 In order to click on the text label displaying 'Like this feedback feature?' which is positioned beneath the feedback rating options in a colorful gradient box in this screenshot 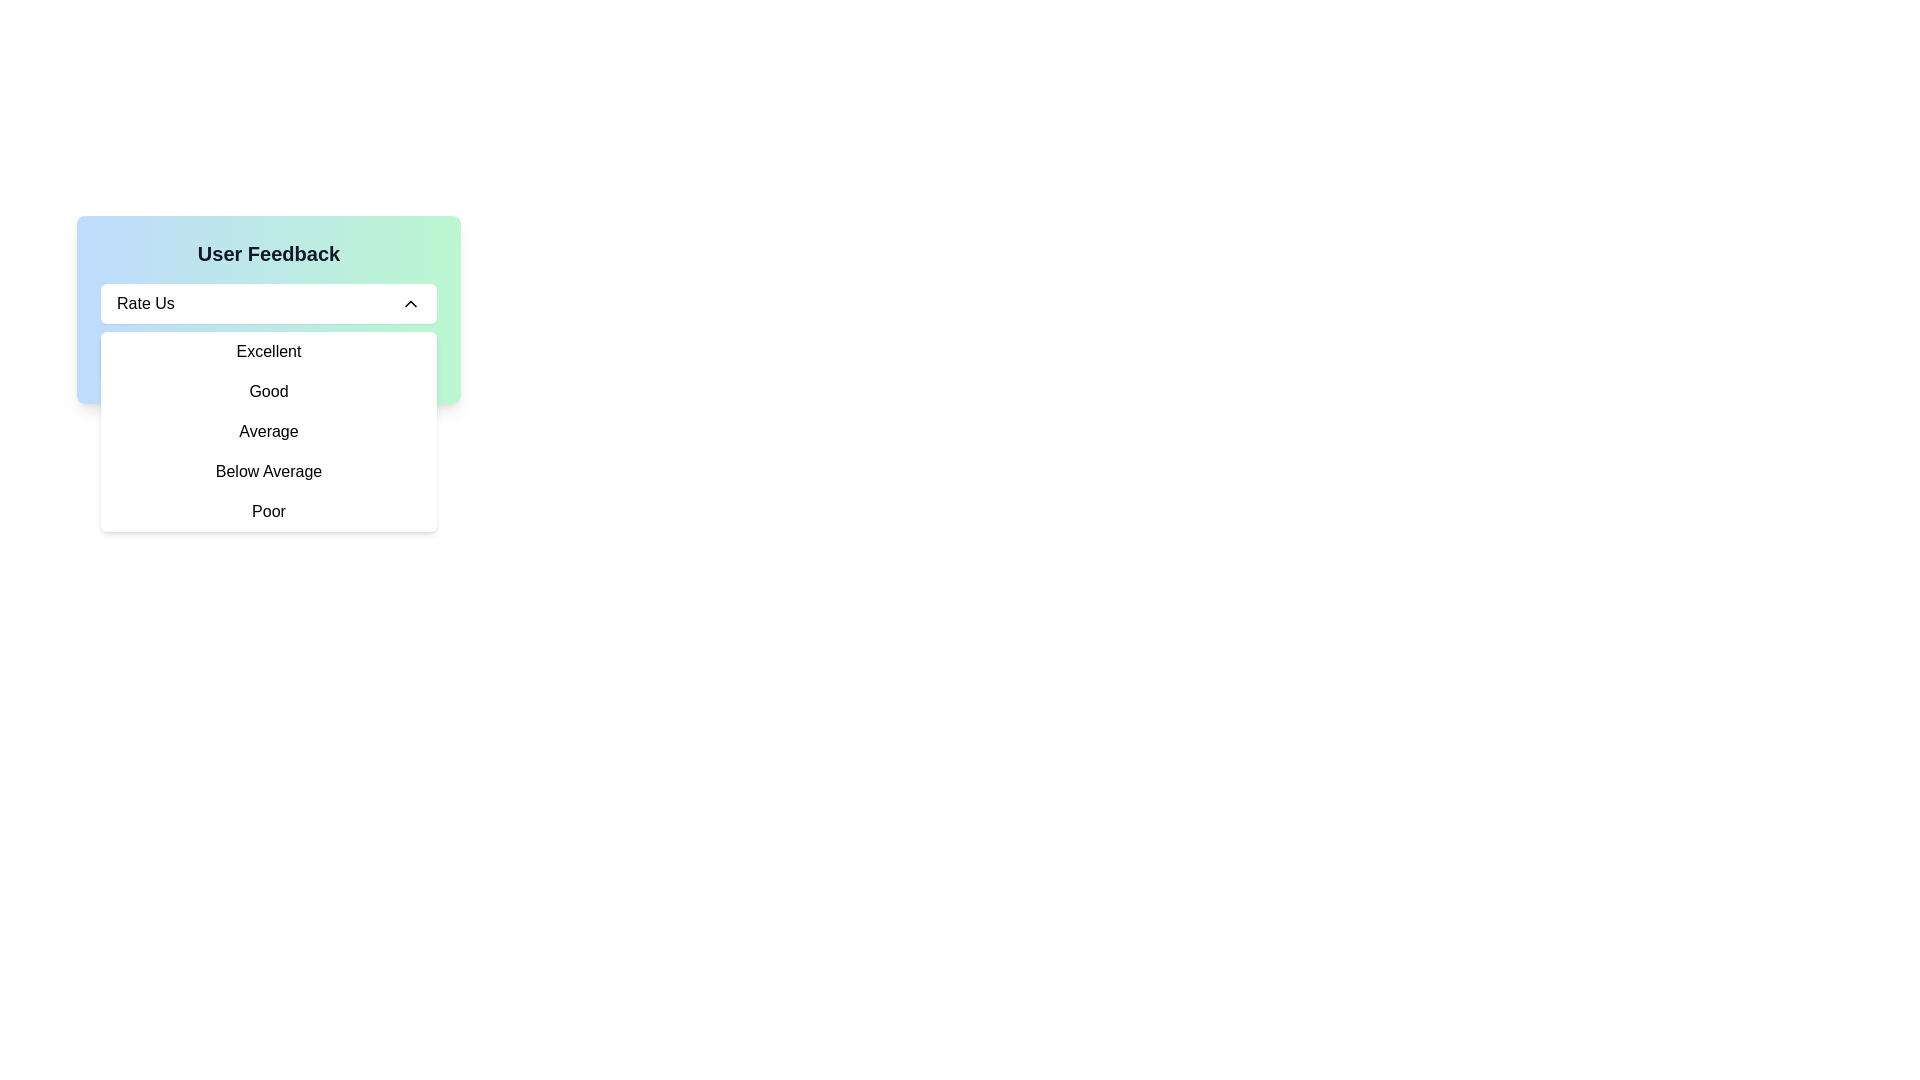, I will do `click(267, 358)`.